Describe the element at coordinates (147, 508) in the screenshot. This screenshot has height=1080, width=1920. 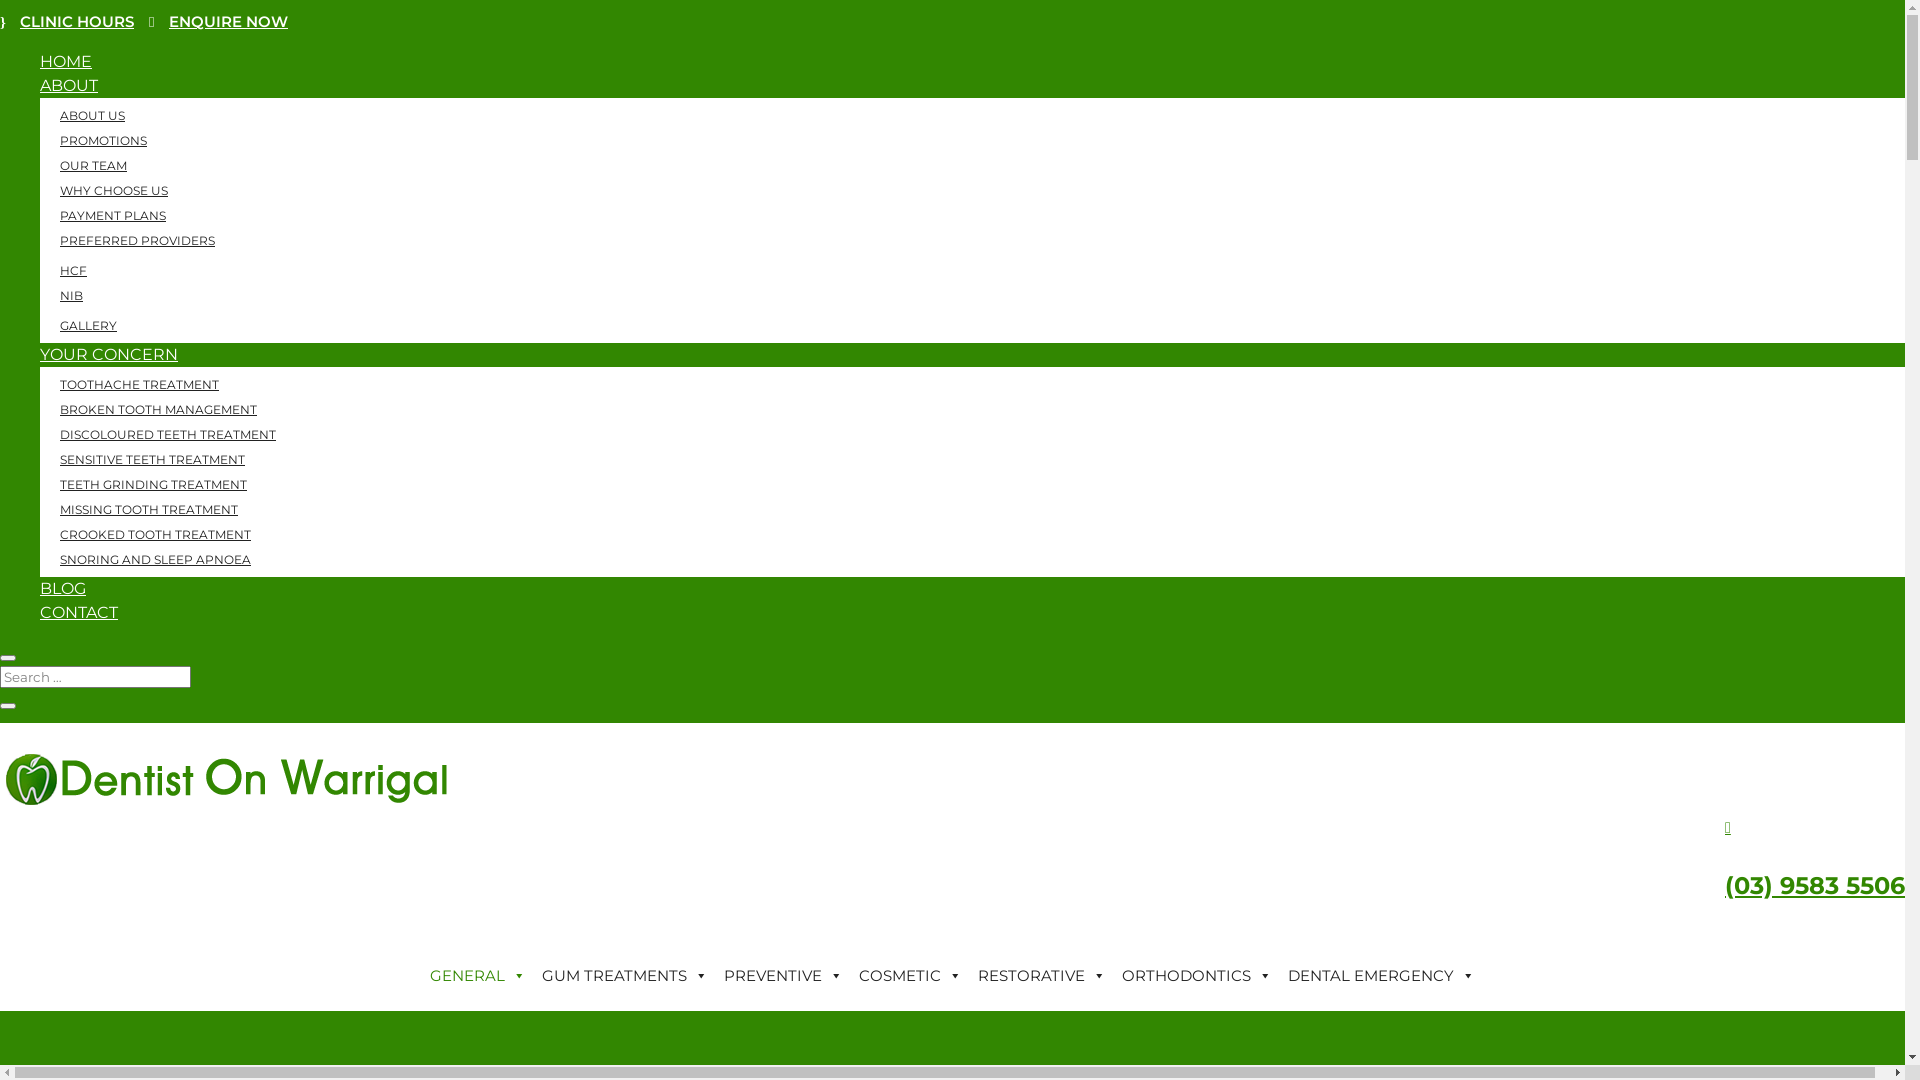
I see `'MISSING TOOTH TREATMENT'` at that location.